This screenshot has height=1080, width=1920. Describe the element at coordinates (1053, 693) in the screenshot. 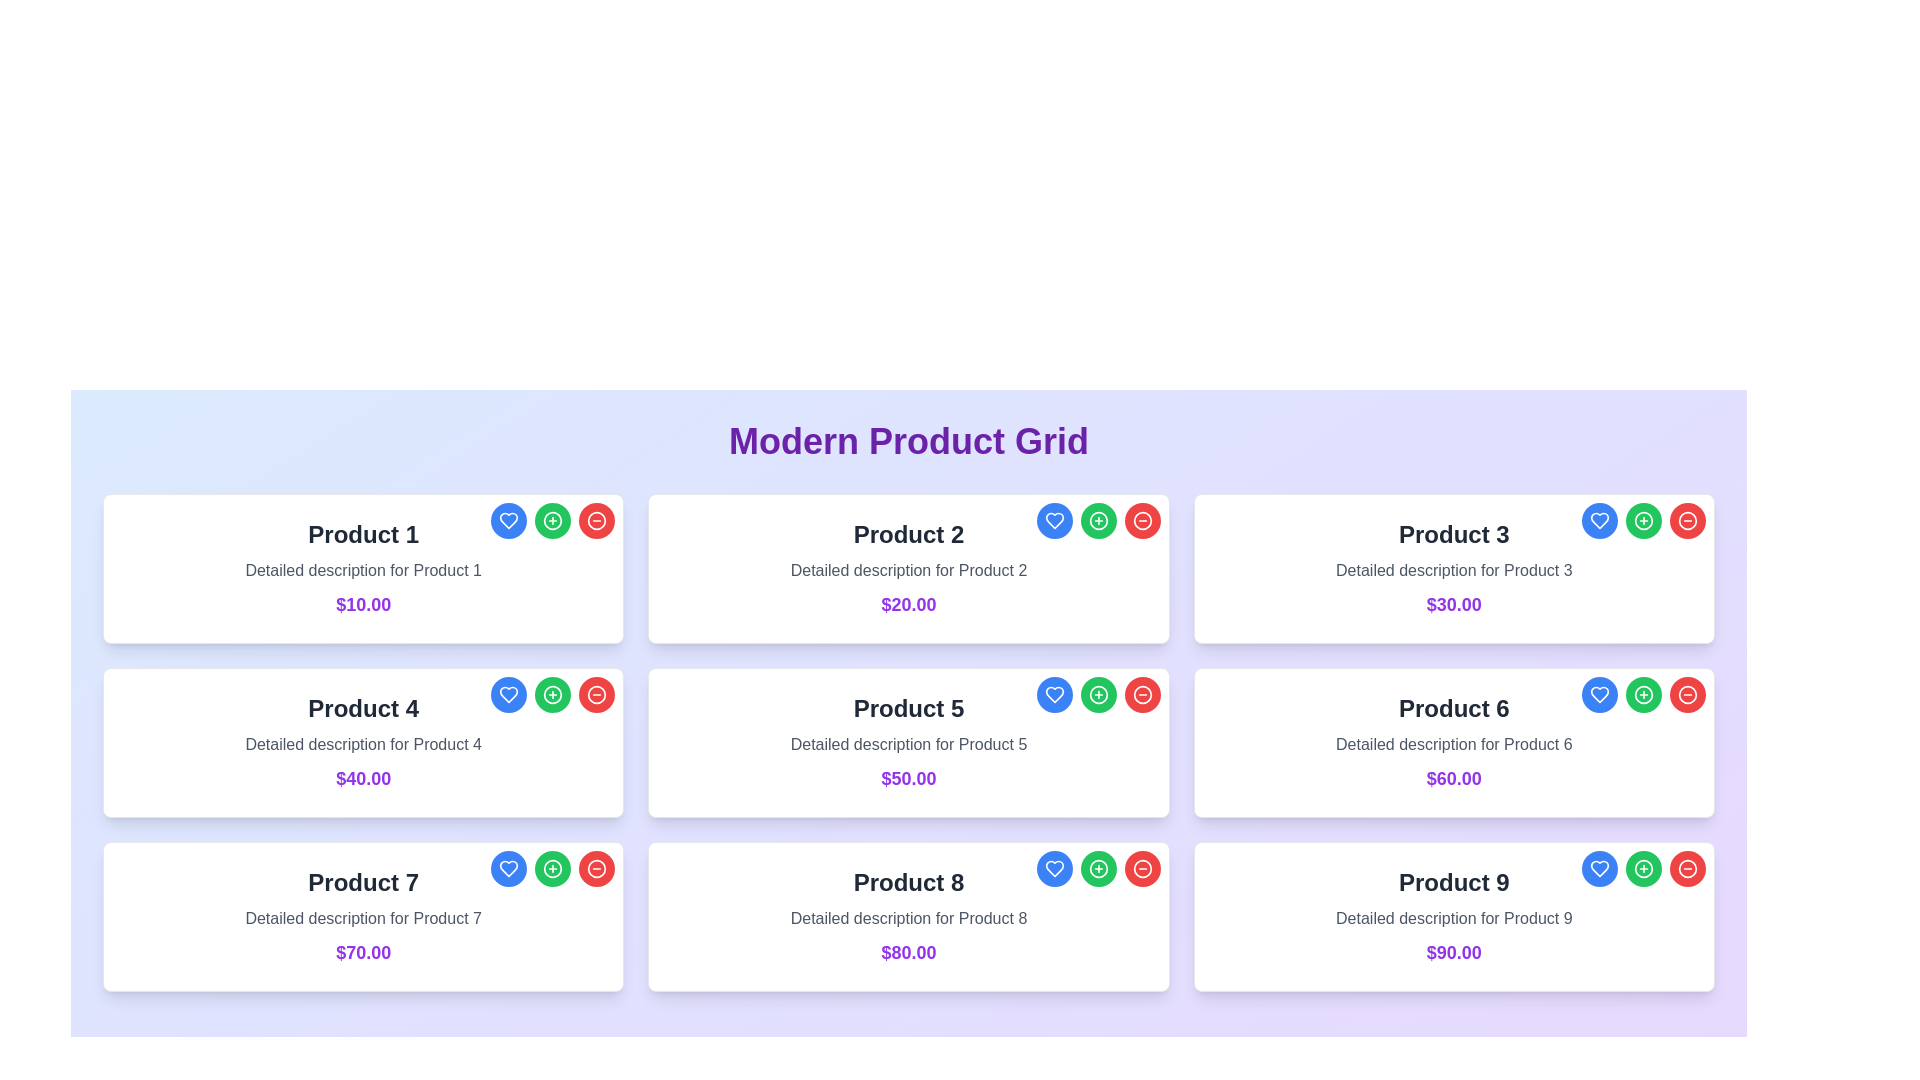

I see `the 'like' icon located at the top right of the 'Product 5' card` at that location.